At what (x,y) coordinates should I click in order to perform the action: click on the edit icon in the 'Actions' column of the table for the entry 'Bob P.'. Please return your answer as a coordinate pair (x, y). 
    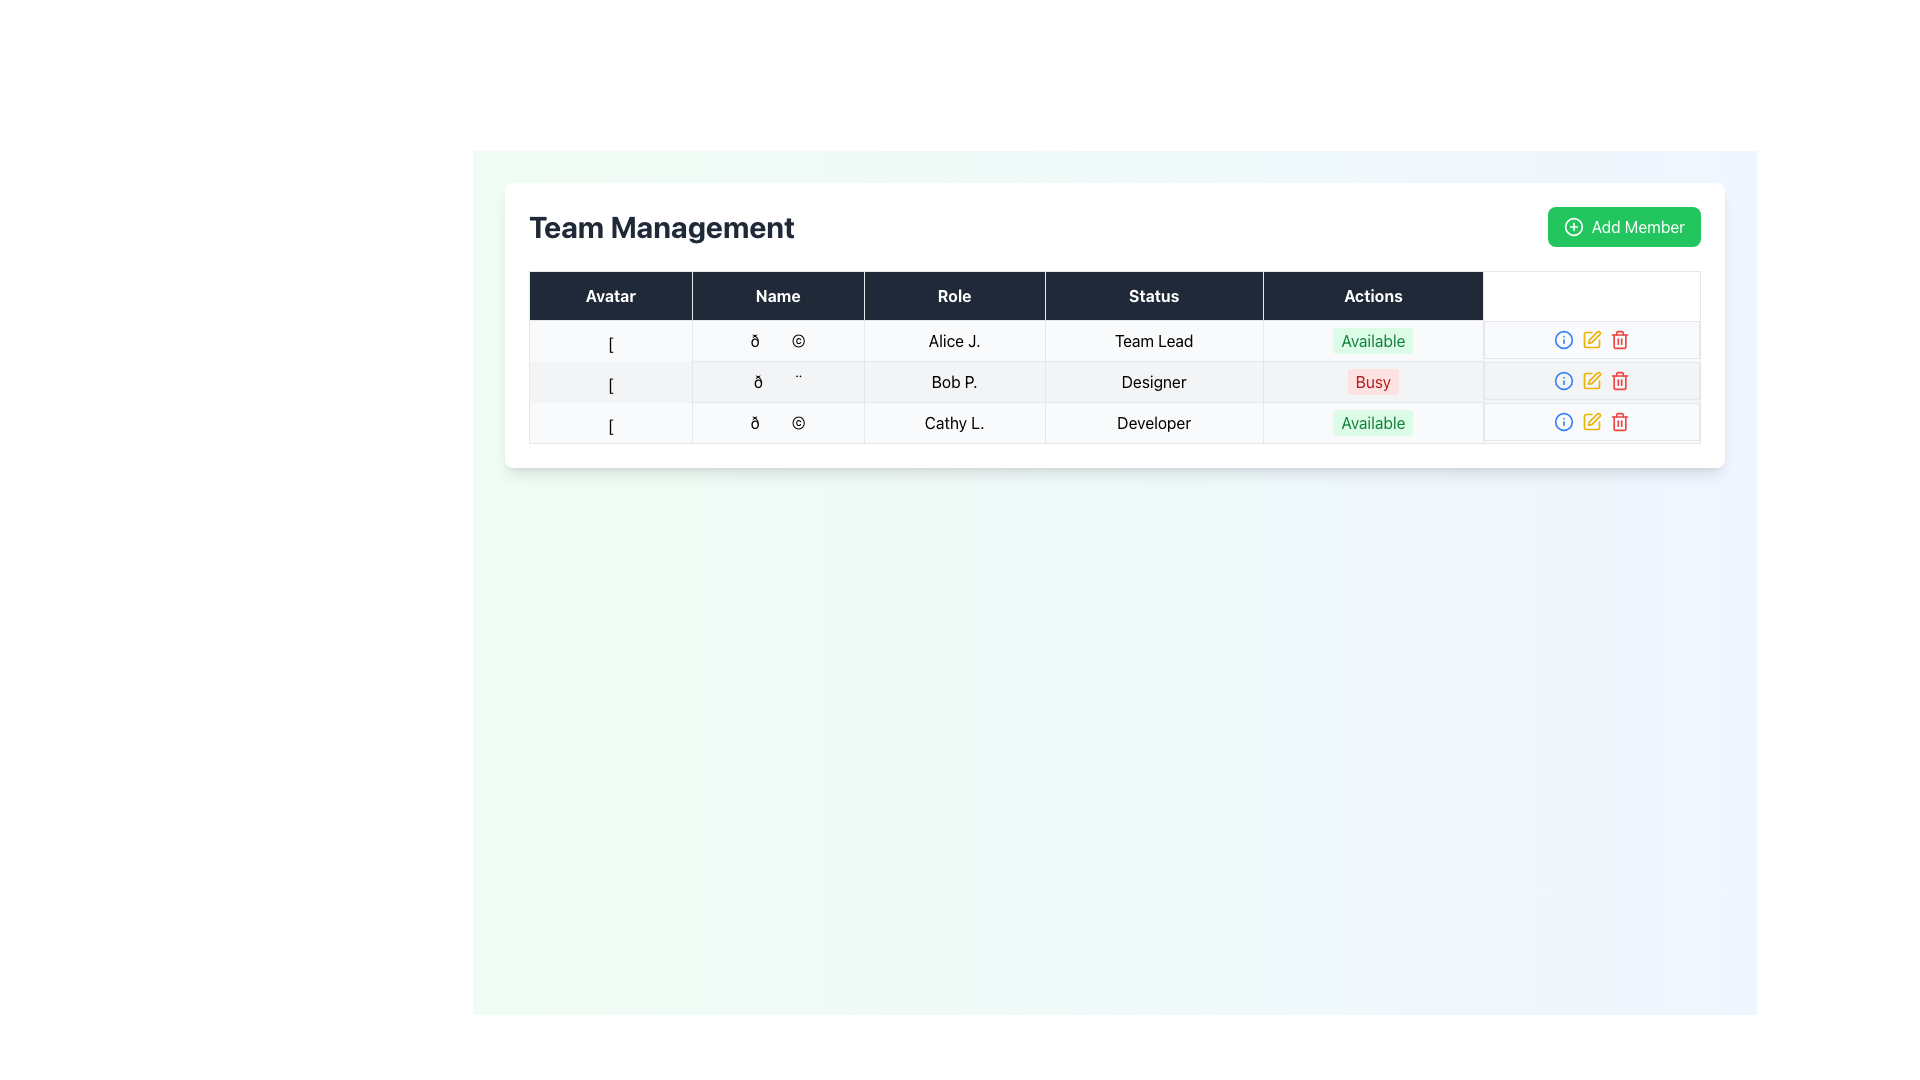
    Looking at the image, I should click on (1591, 380).